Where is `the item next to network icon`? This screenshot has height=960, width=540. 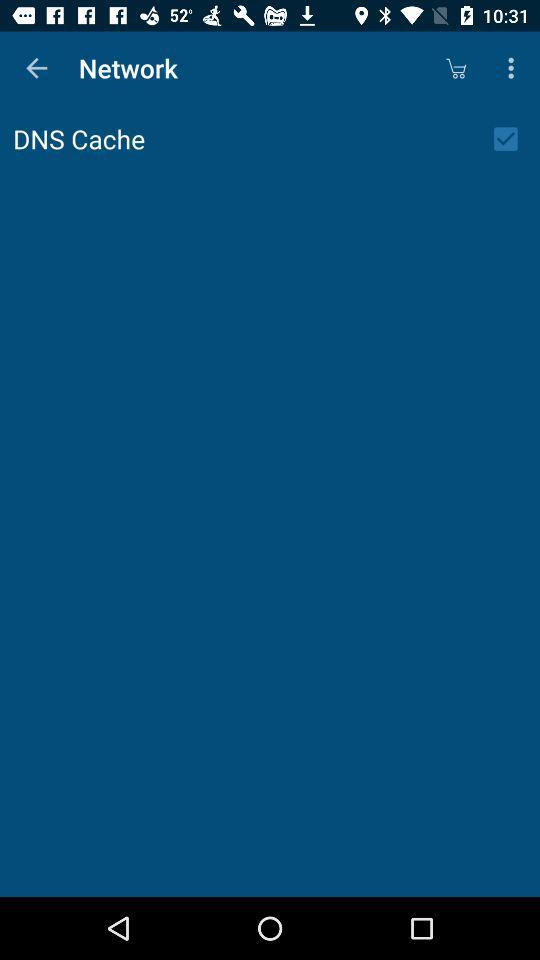
the item next to network icon is located at coordinates (36, 68).